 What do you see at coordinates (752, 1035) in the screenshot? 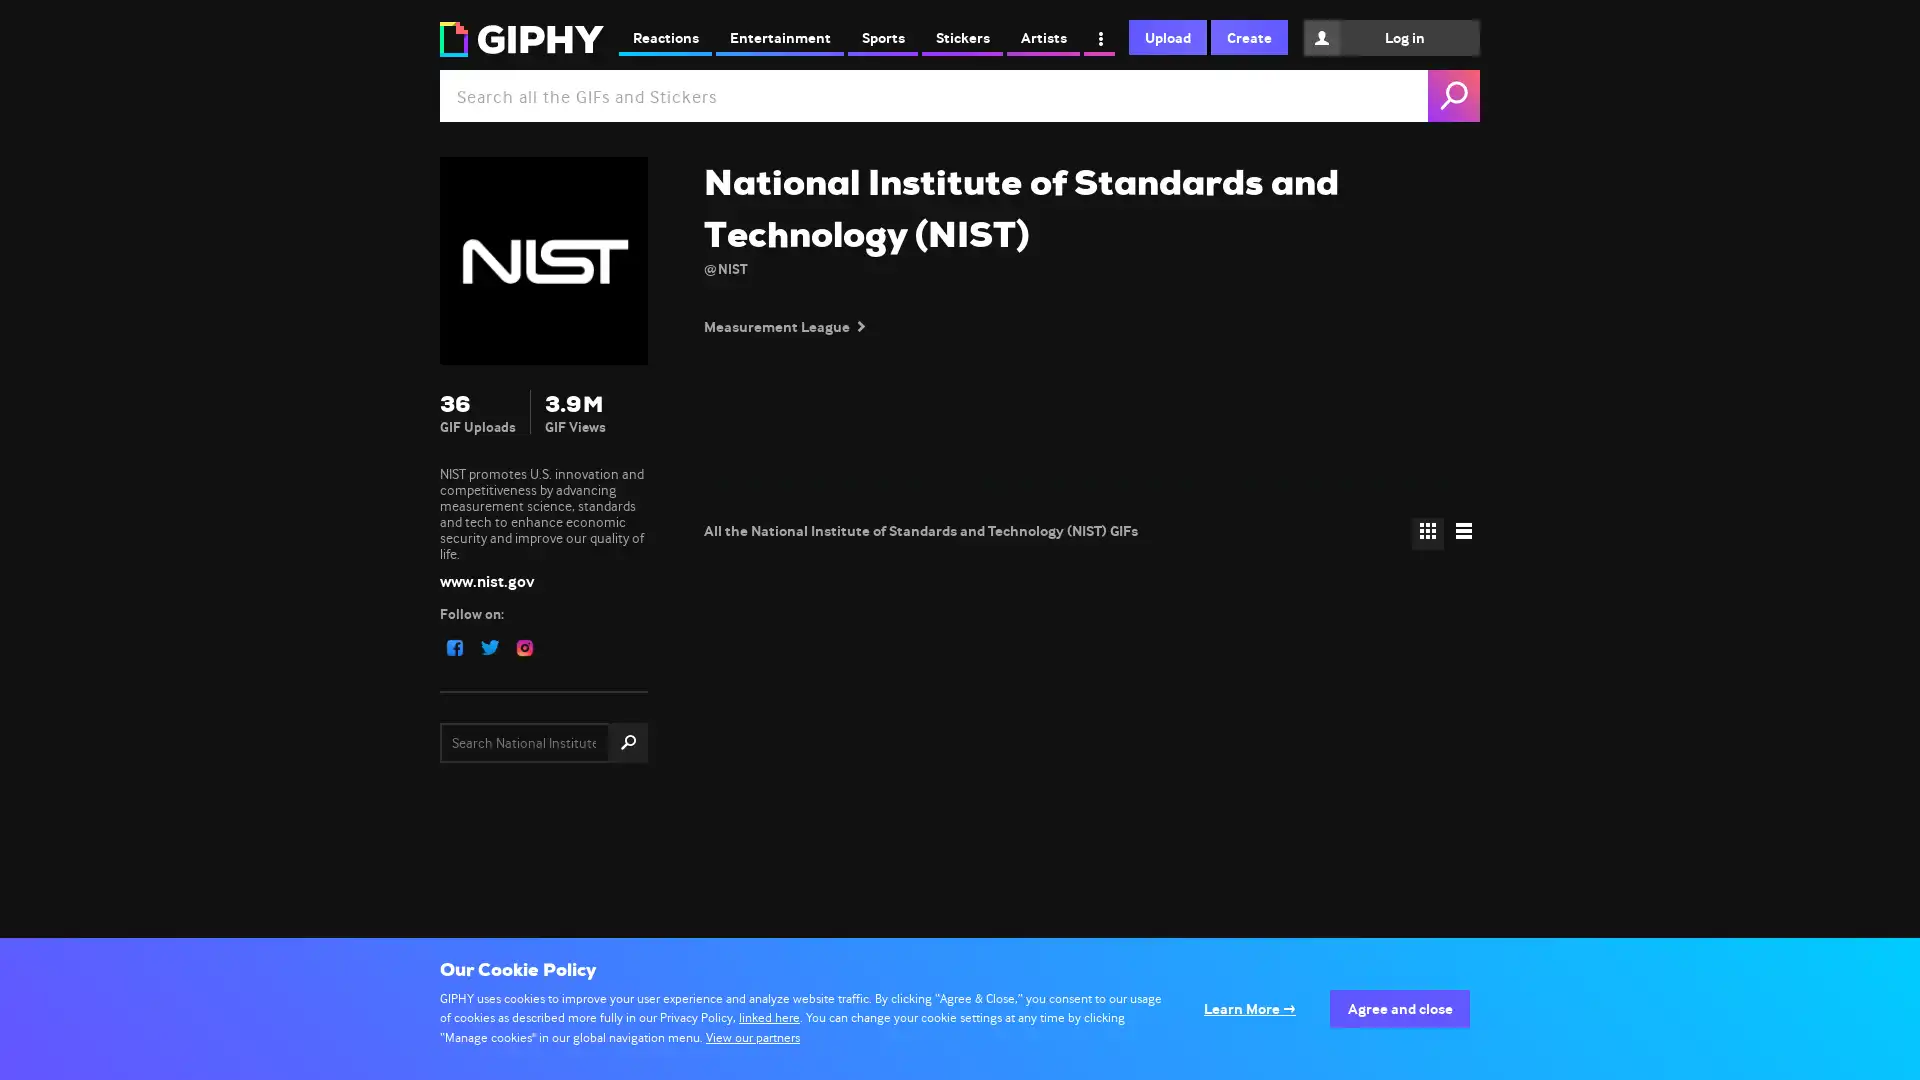
I see `View our partners` at bounding box center [752, 1035].